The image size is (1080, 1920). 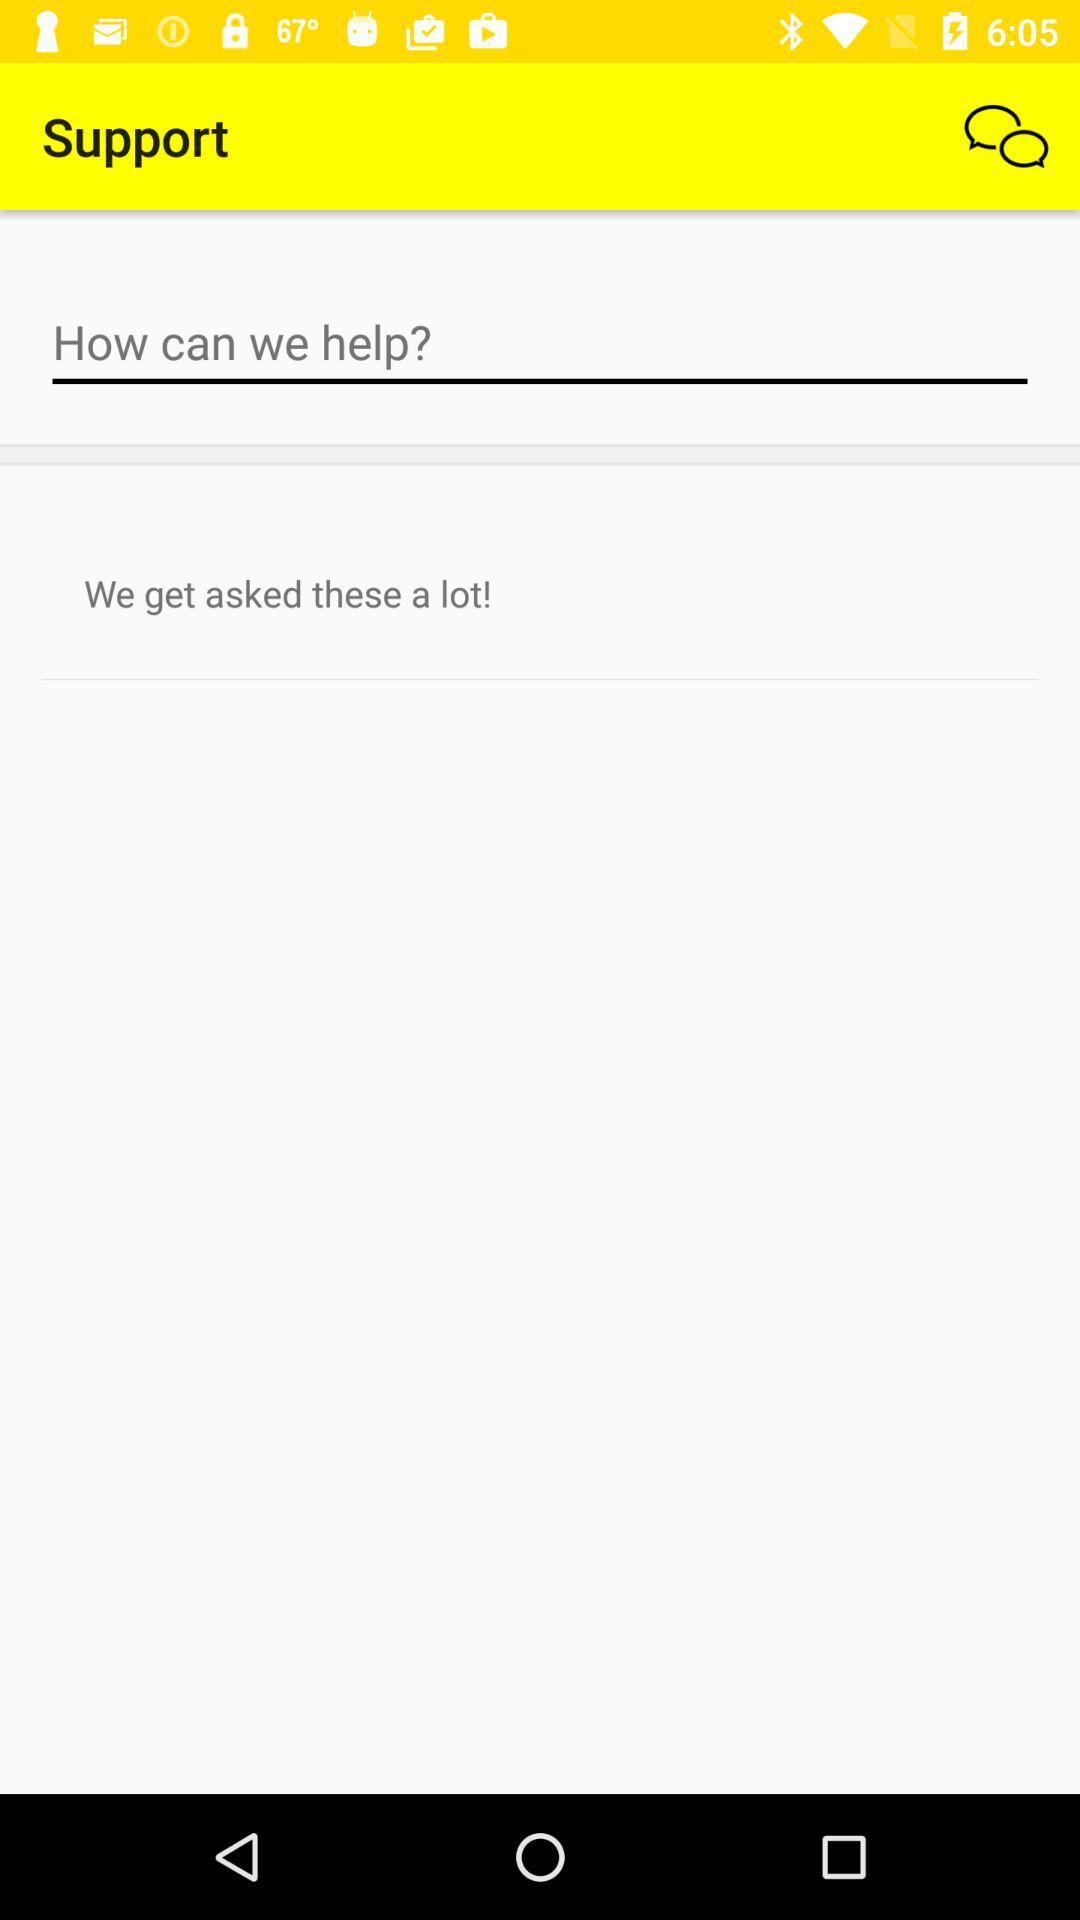 I want to click on we get asked, so click(x=540, y=592).